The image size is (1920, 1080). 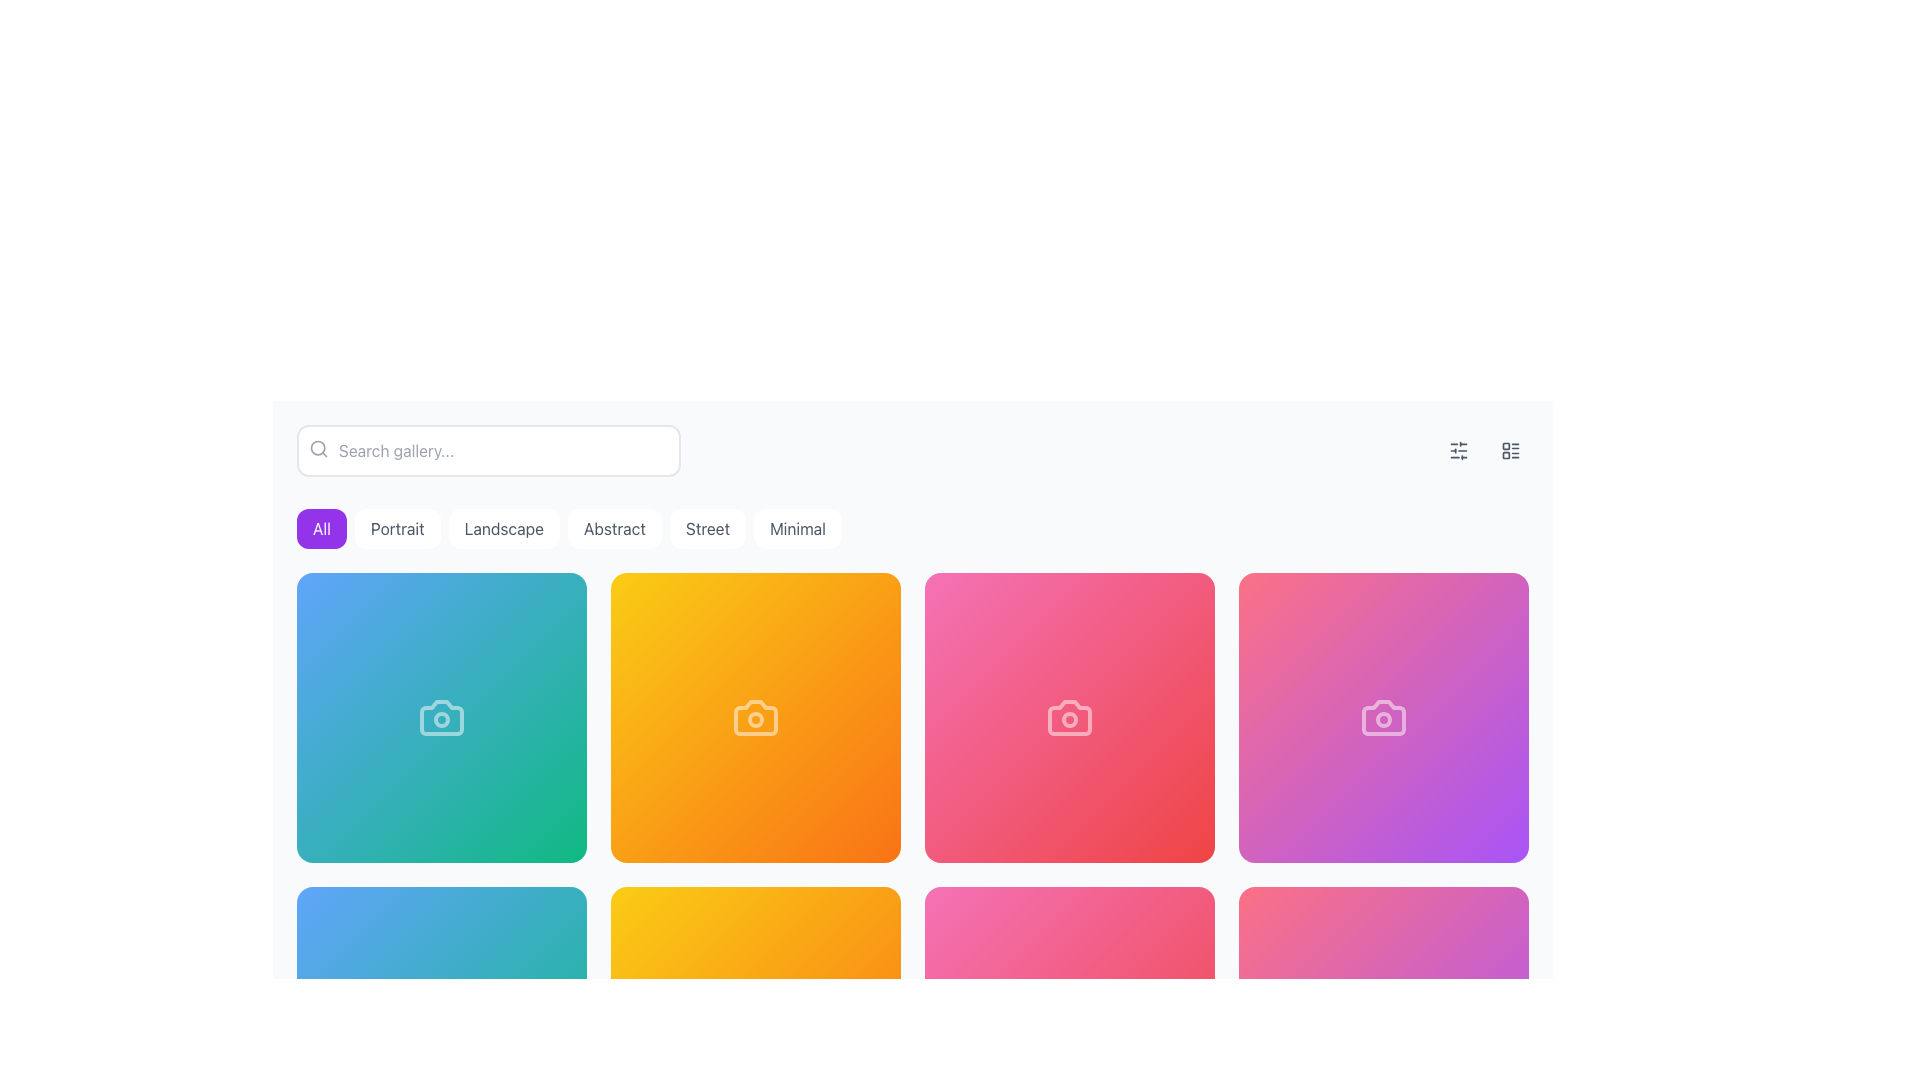 What do you see at coordinates (317, 447) in the screenshot?
I see `the circular part of the magnifying glass icon, which represents the search capability and is located at the top-left corner of the search bar` at bounding box center [317, 447].